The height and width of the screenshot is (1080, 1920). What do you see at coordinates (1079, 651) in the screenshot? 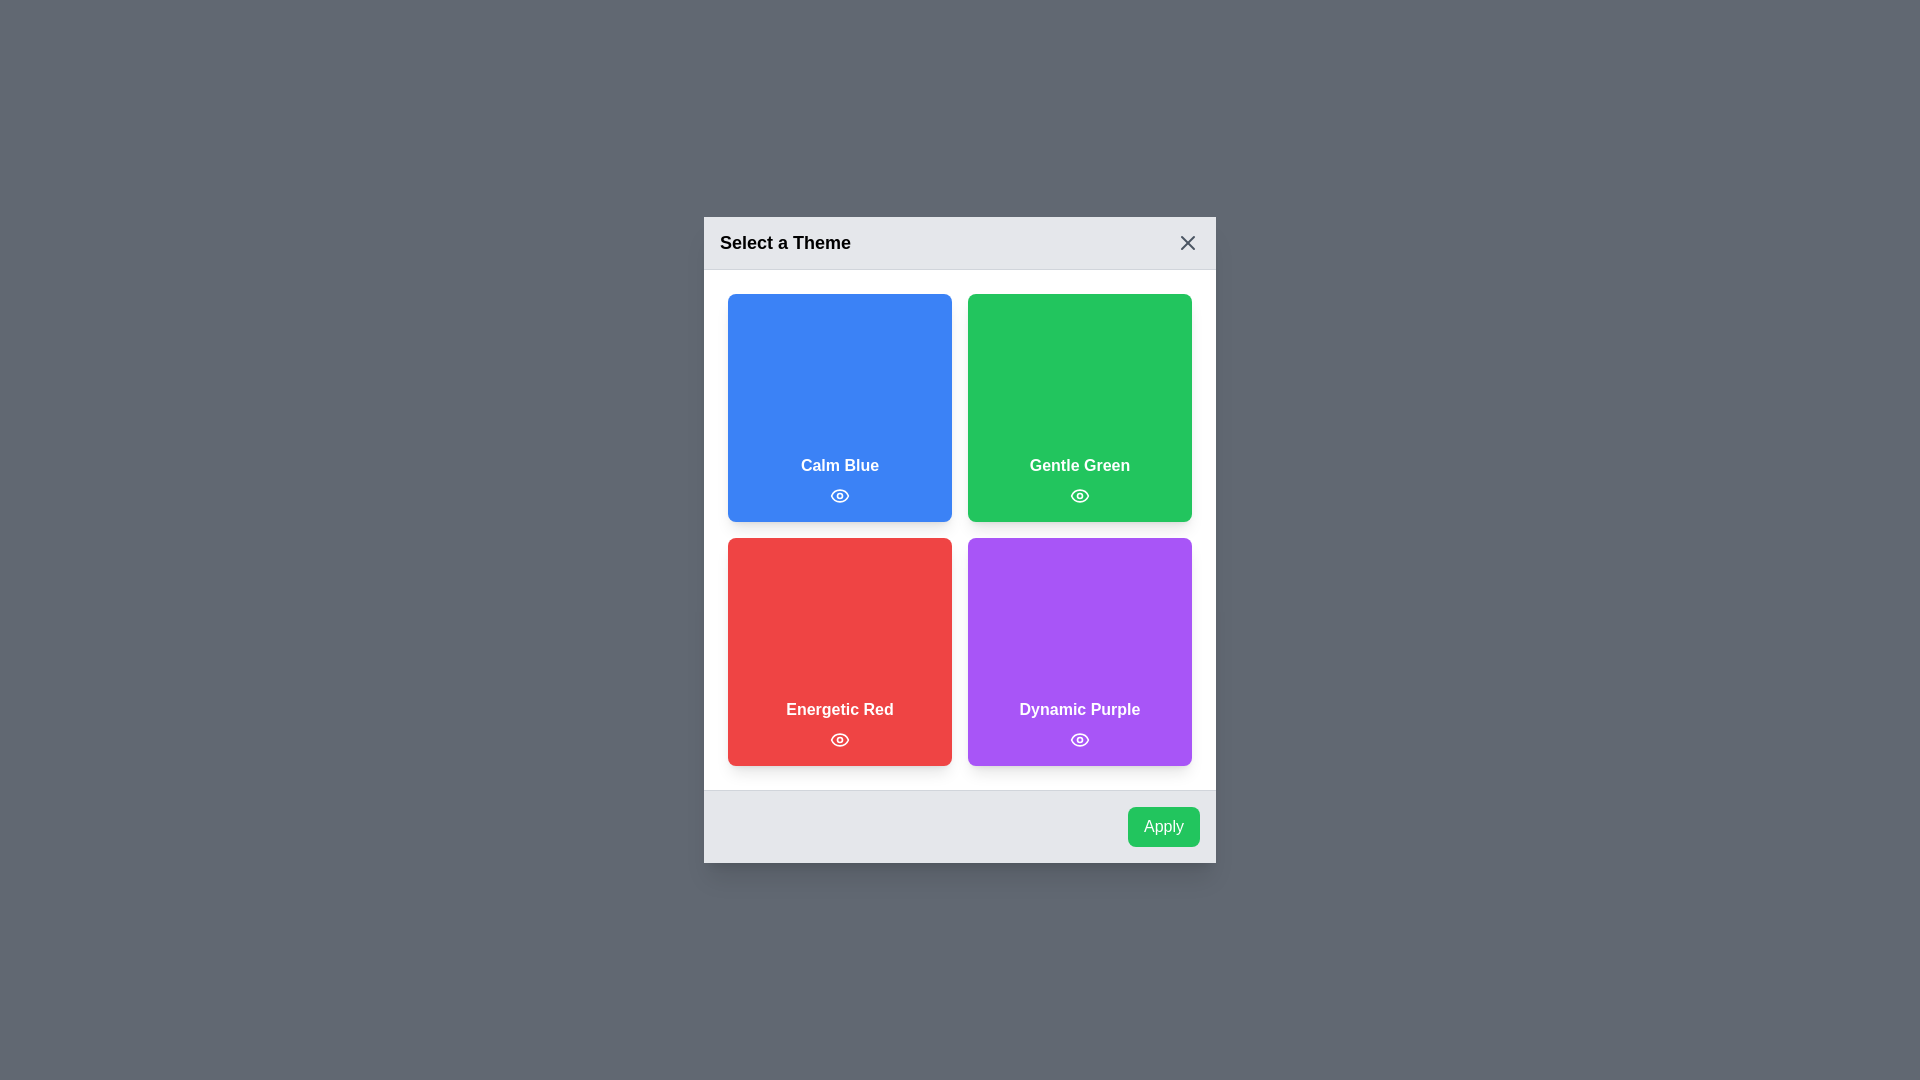
I see `the theme Dynamic Purple by clicking on its respective area` at bounding box center [1079, 651].